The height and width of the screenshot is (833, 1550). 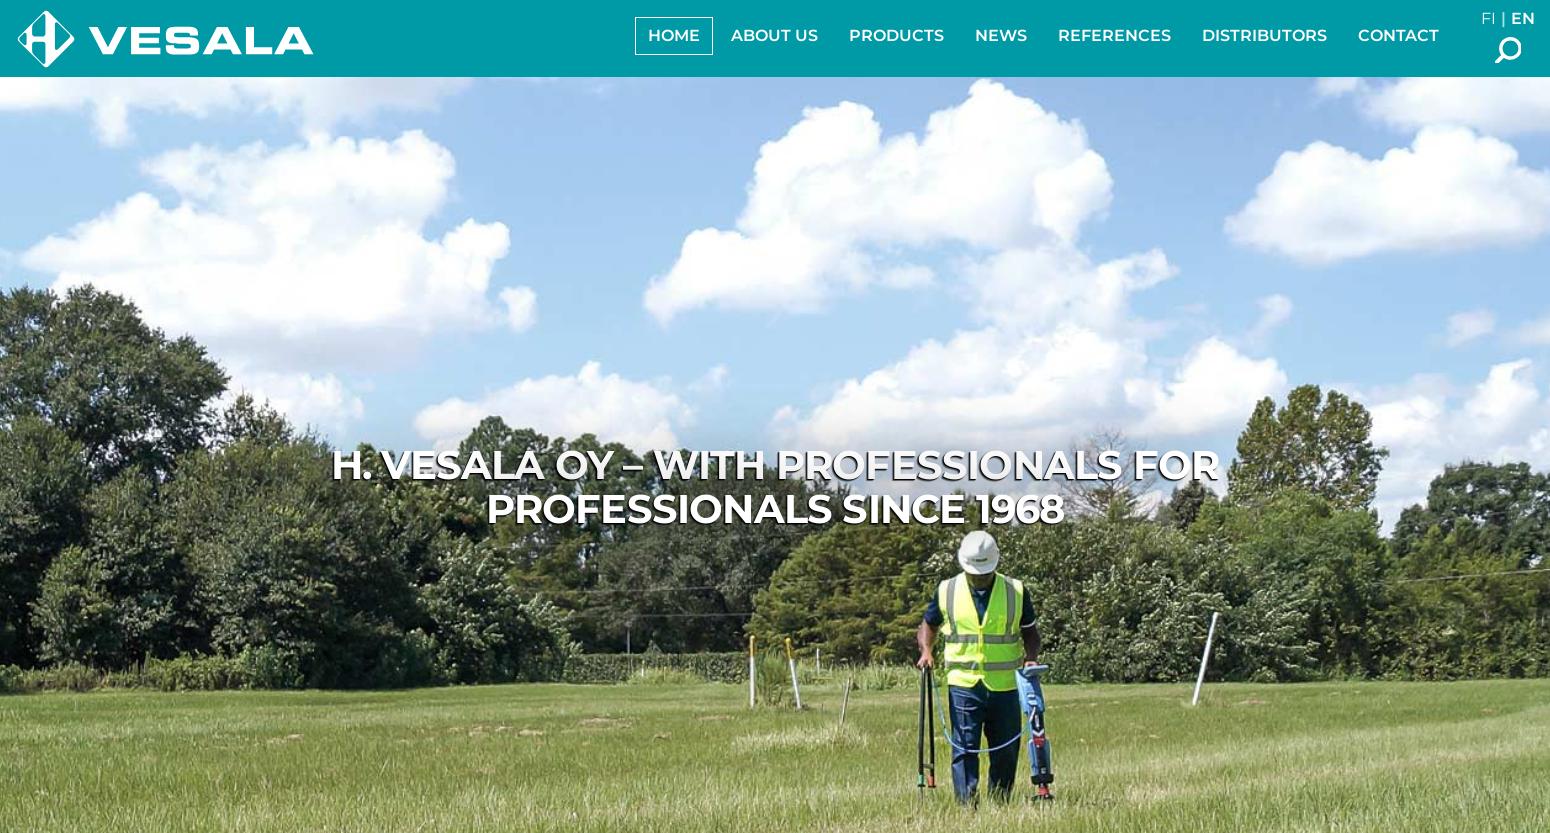 I want to click on 'Contact', so click(x=1397, y=35).